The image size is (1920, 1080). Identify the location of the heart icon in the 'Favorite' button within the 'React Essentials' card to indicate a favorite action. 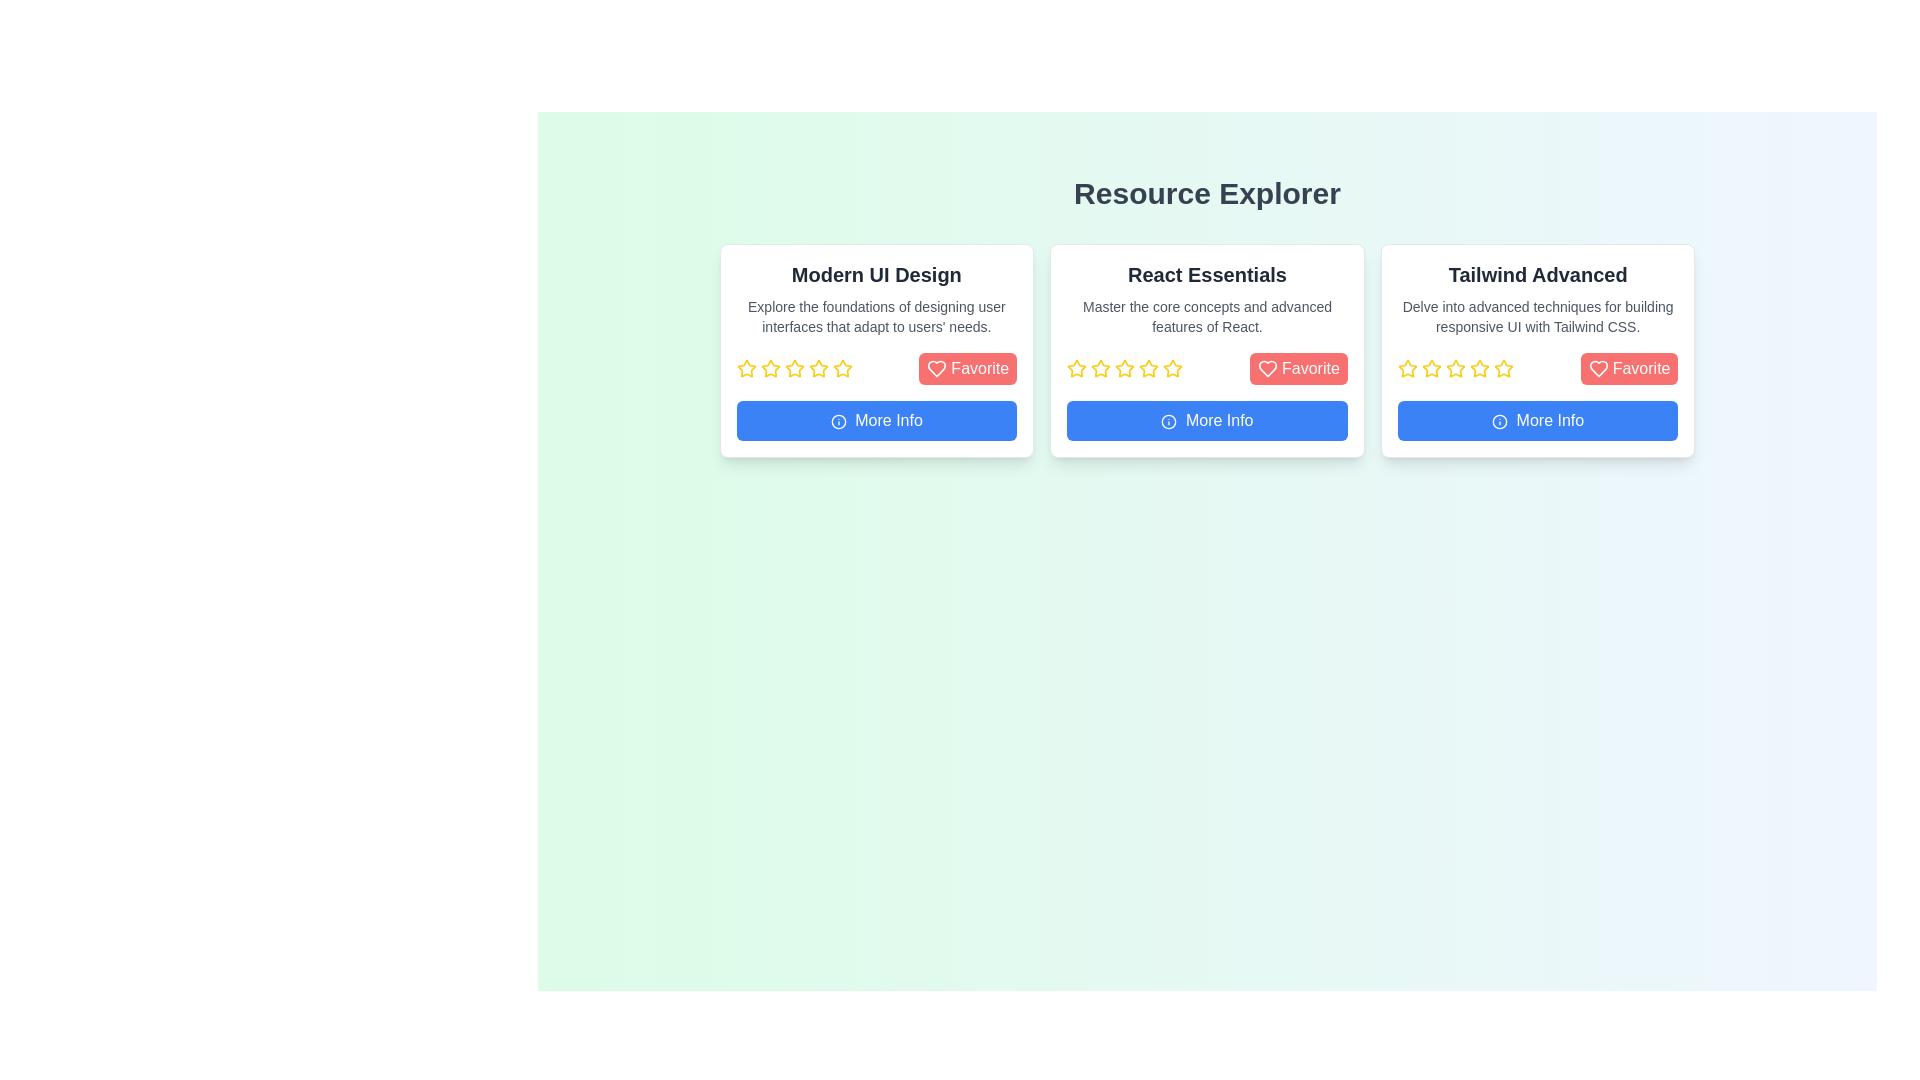
(1266, 369).